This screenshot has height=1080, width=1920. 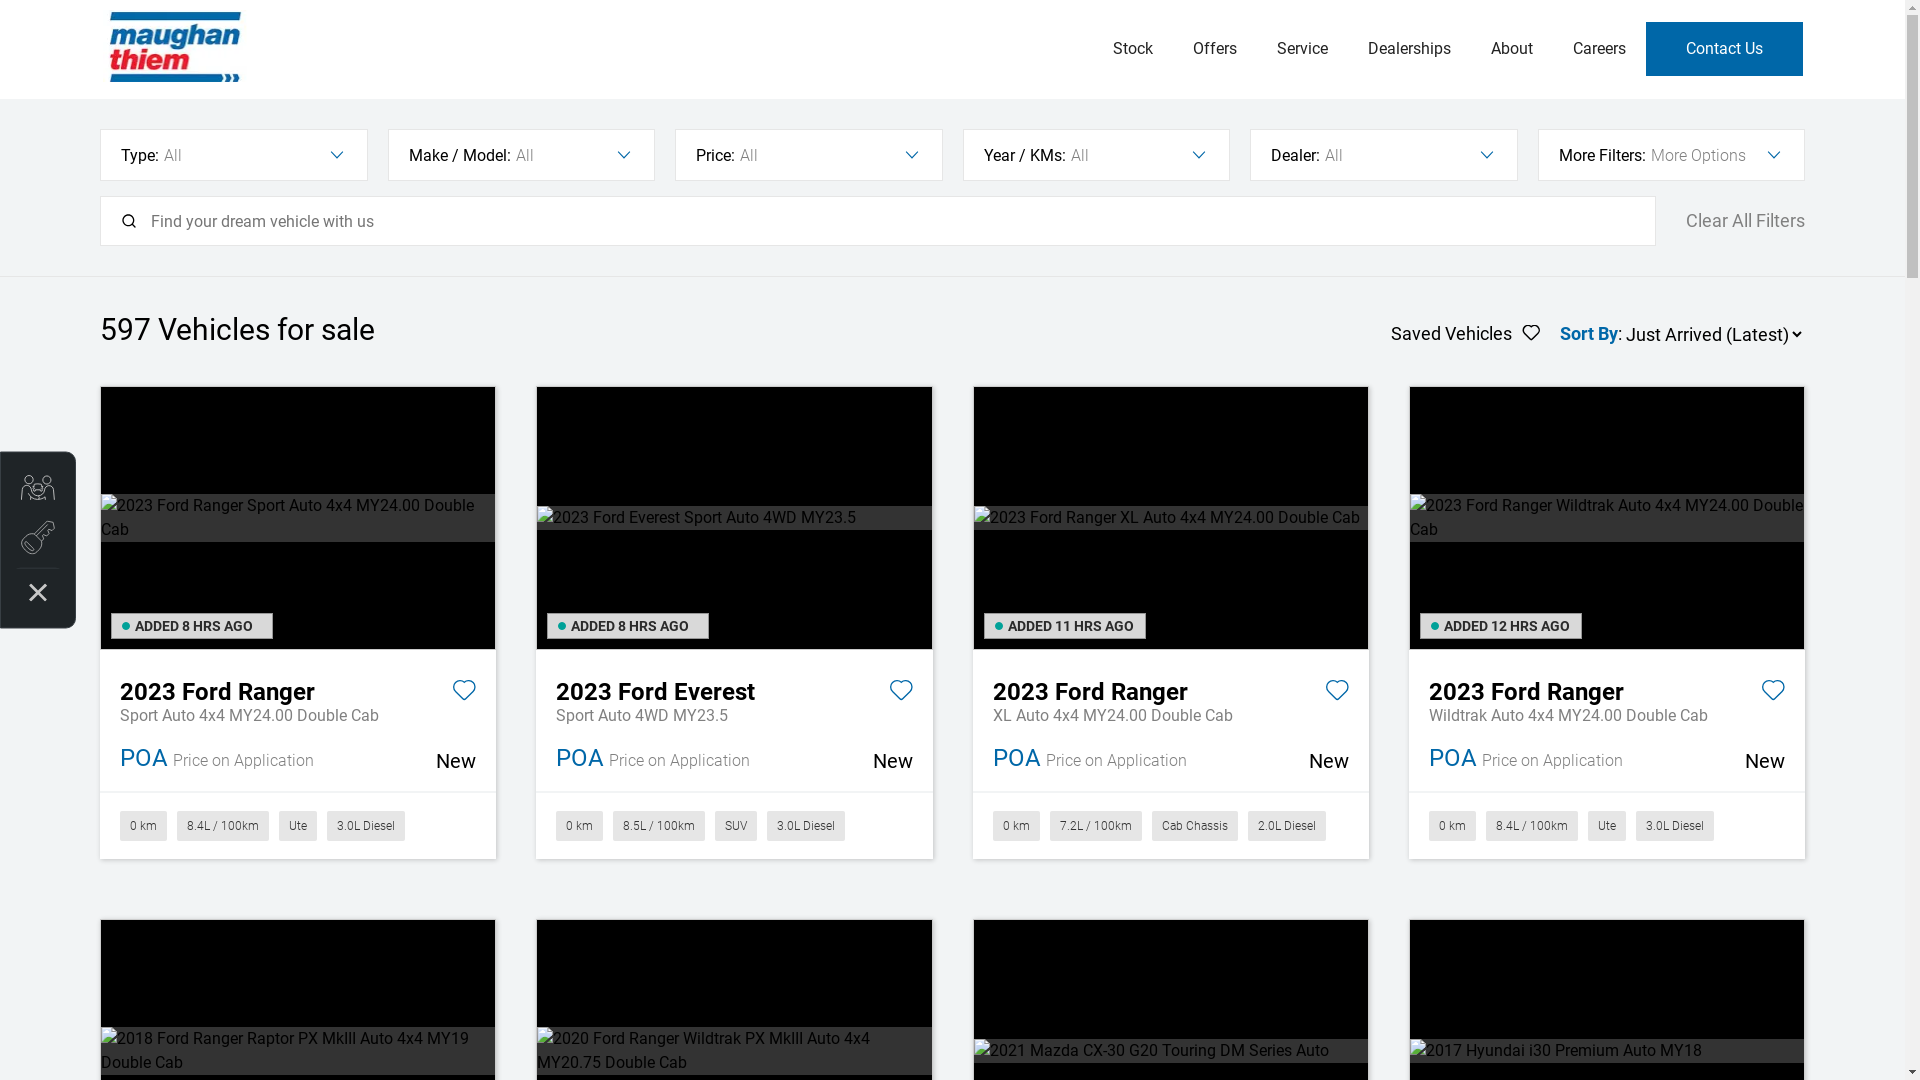 I want to click on 'Dealerships', so click(x=1408, y=48).